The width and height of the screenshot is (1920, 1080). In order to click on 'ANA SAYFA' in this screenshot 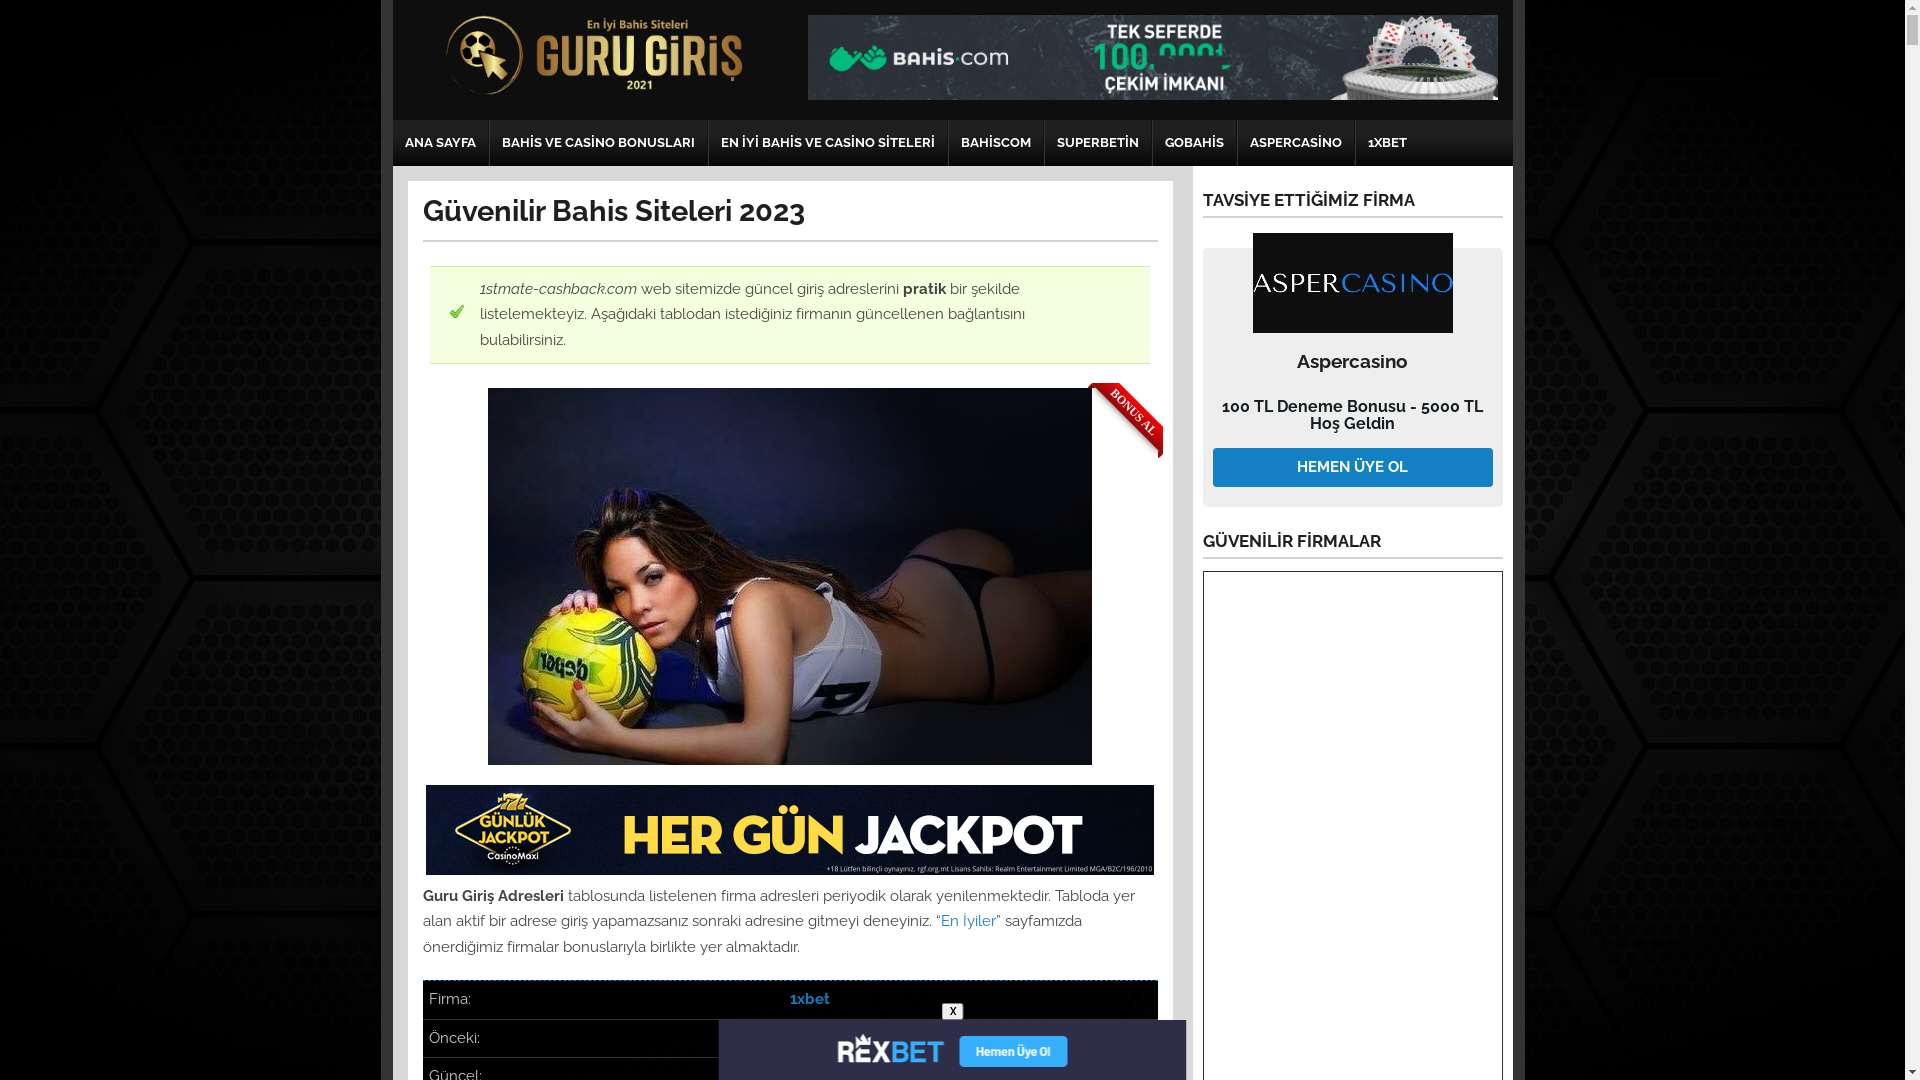, I will do `click(438, 141)`.